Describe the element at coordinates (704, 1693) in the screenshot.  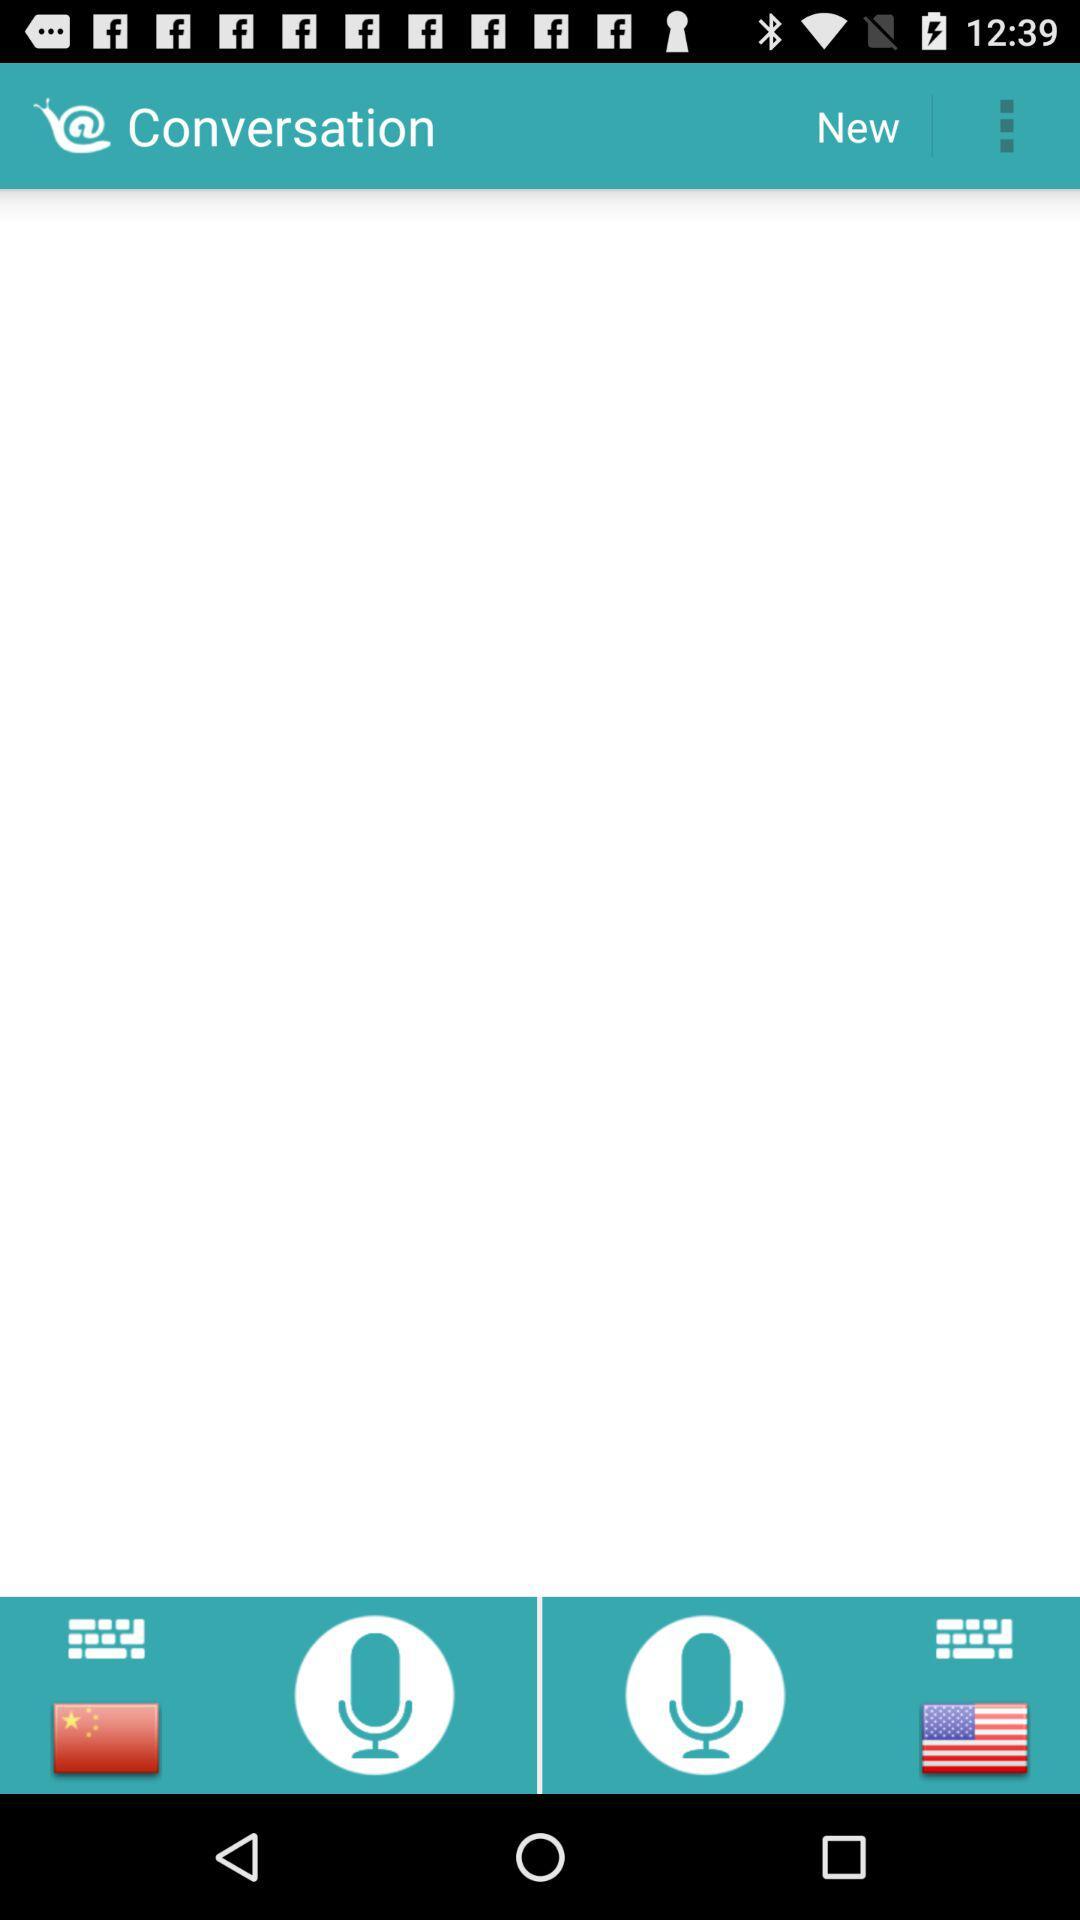
I see `record voice message` at that location.